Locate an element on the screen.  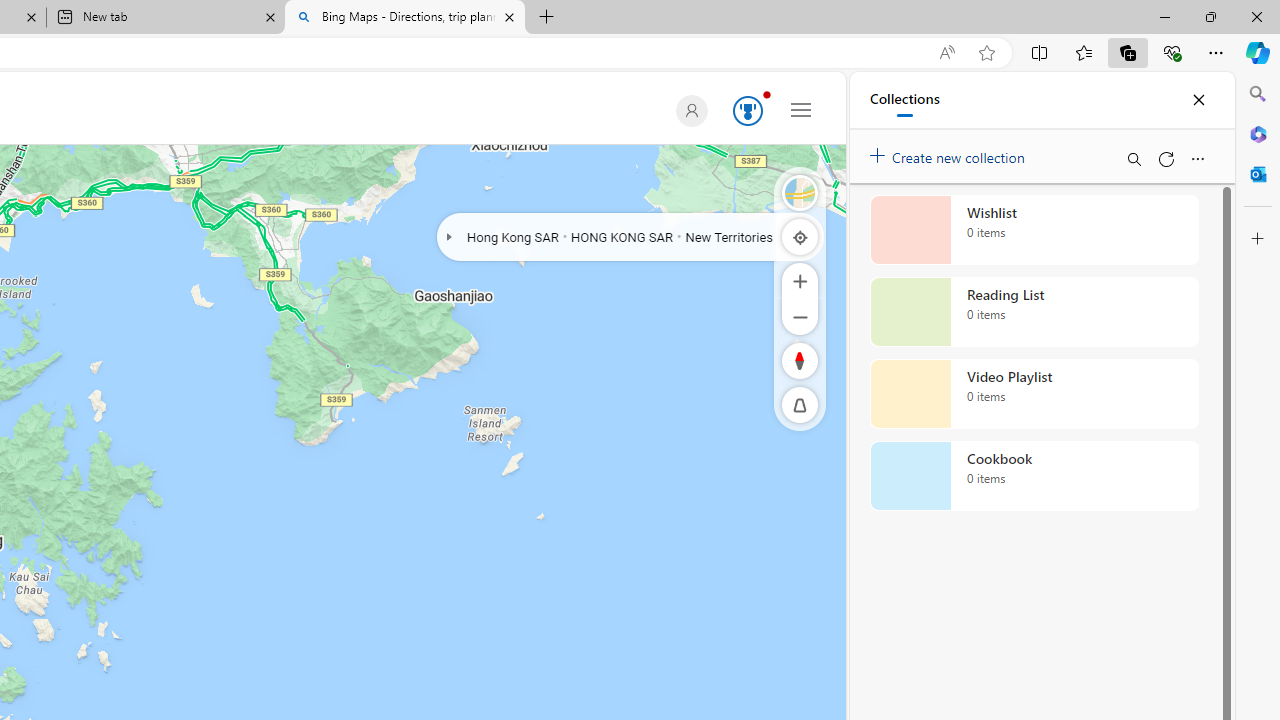
'Reset to Default Pitch' is located at coordinates (800, 405).